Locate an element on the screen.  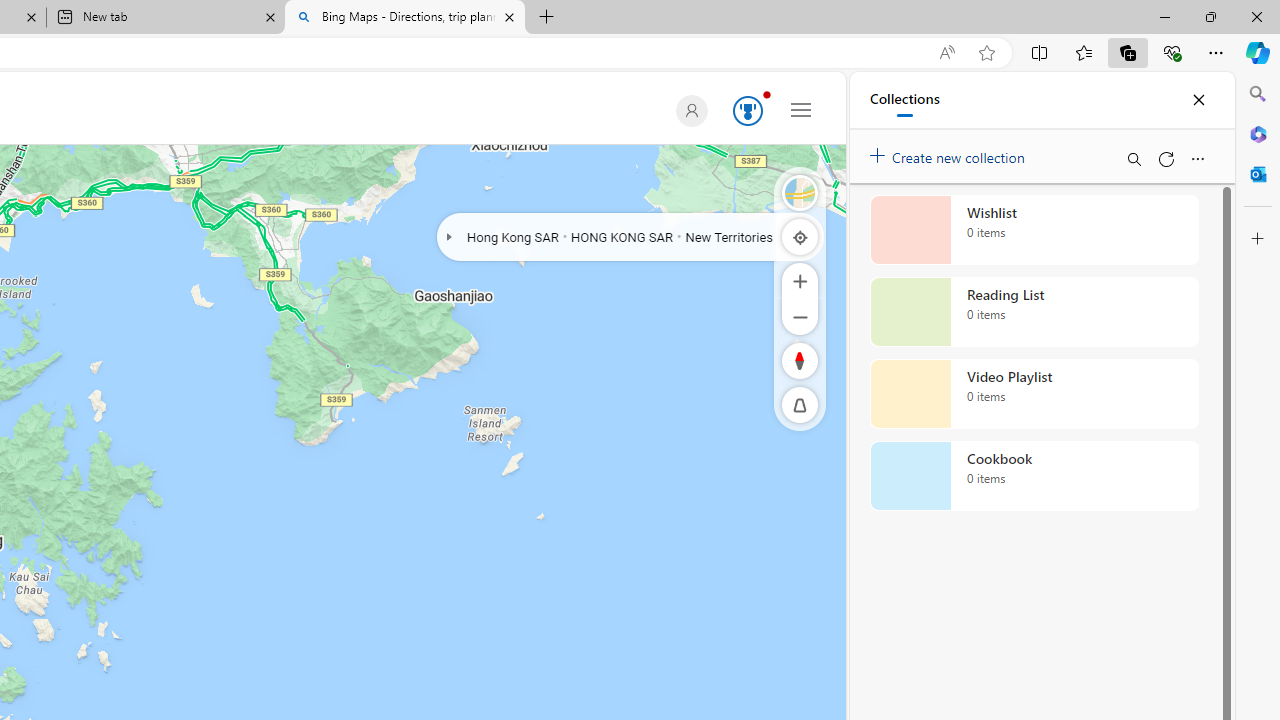
'Reset to Default Pitch' is located at coordinates (800, 405).